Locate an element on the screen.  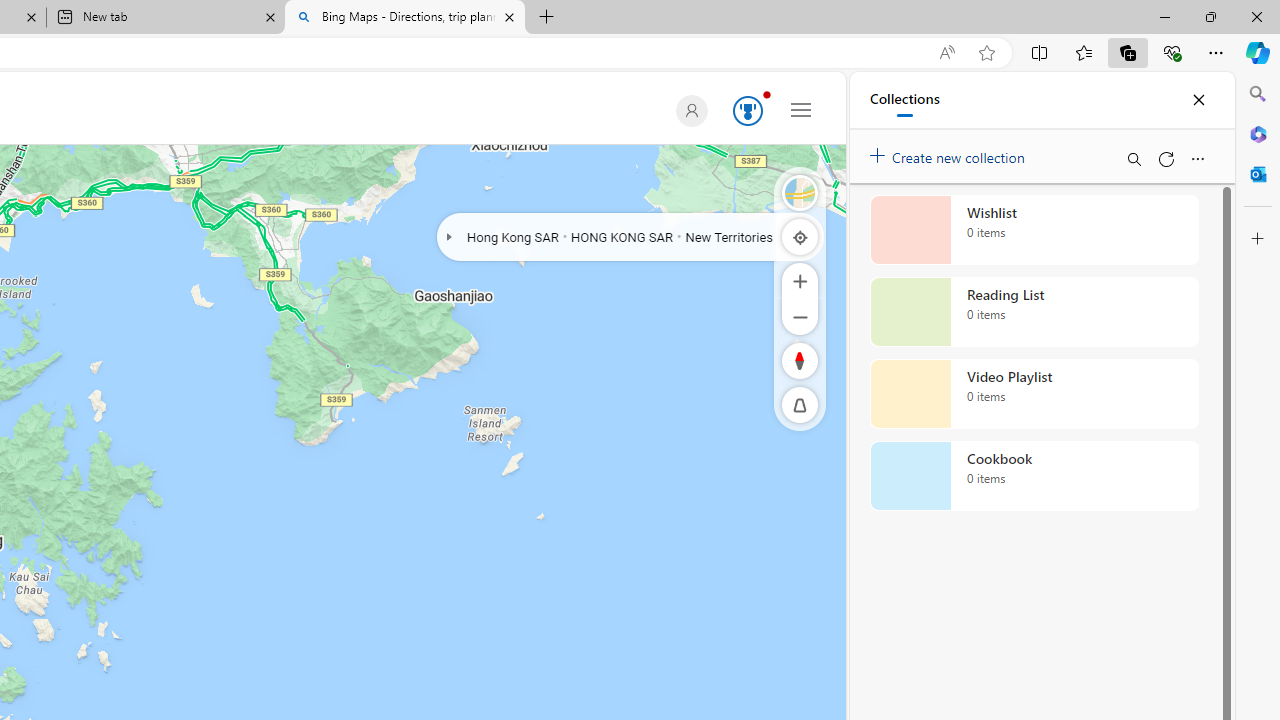
'Reset to Default Pitch' is located at coordinates (800, 405).